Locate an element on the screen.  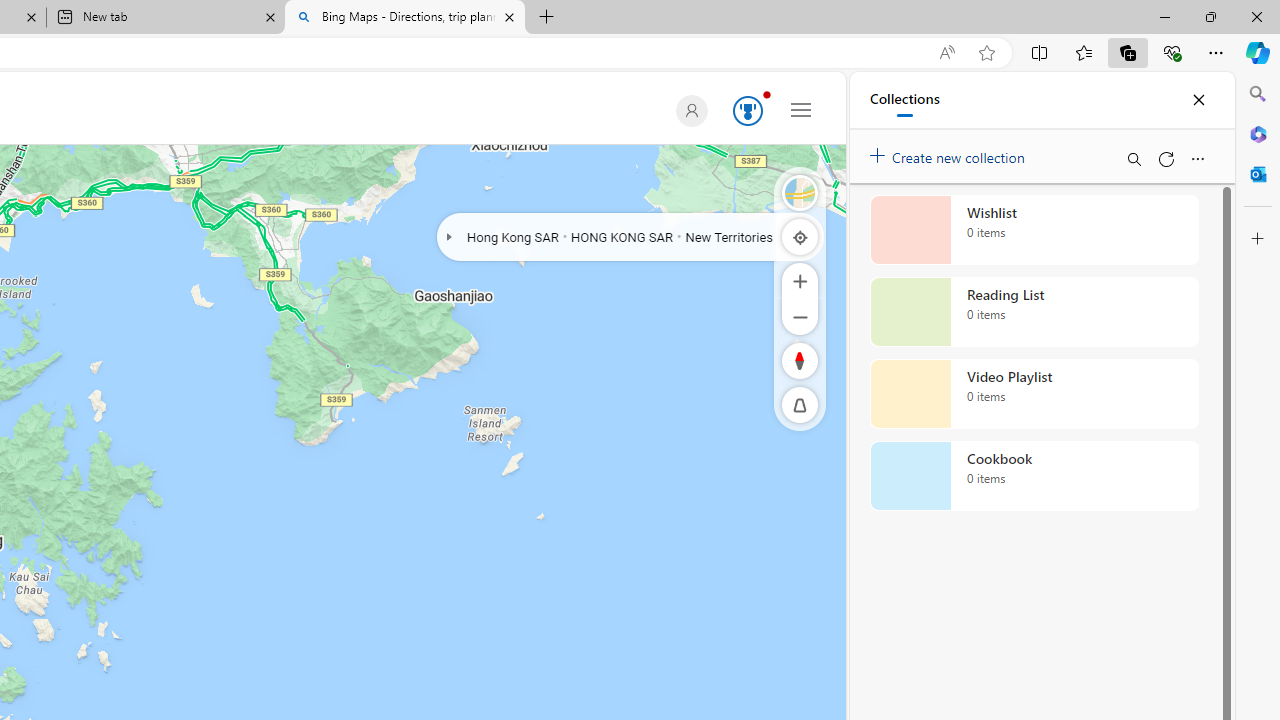
'Reset to Default Pitch' is located at coordinates (800, 405).